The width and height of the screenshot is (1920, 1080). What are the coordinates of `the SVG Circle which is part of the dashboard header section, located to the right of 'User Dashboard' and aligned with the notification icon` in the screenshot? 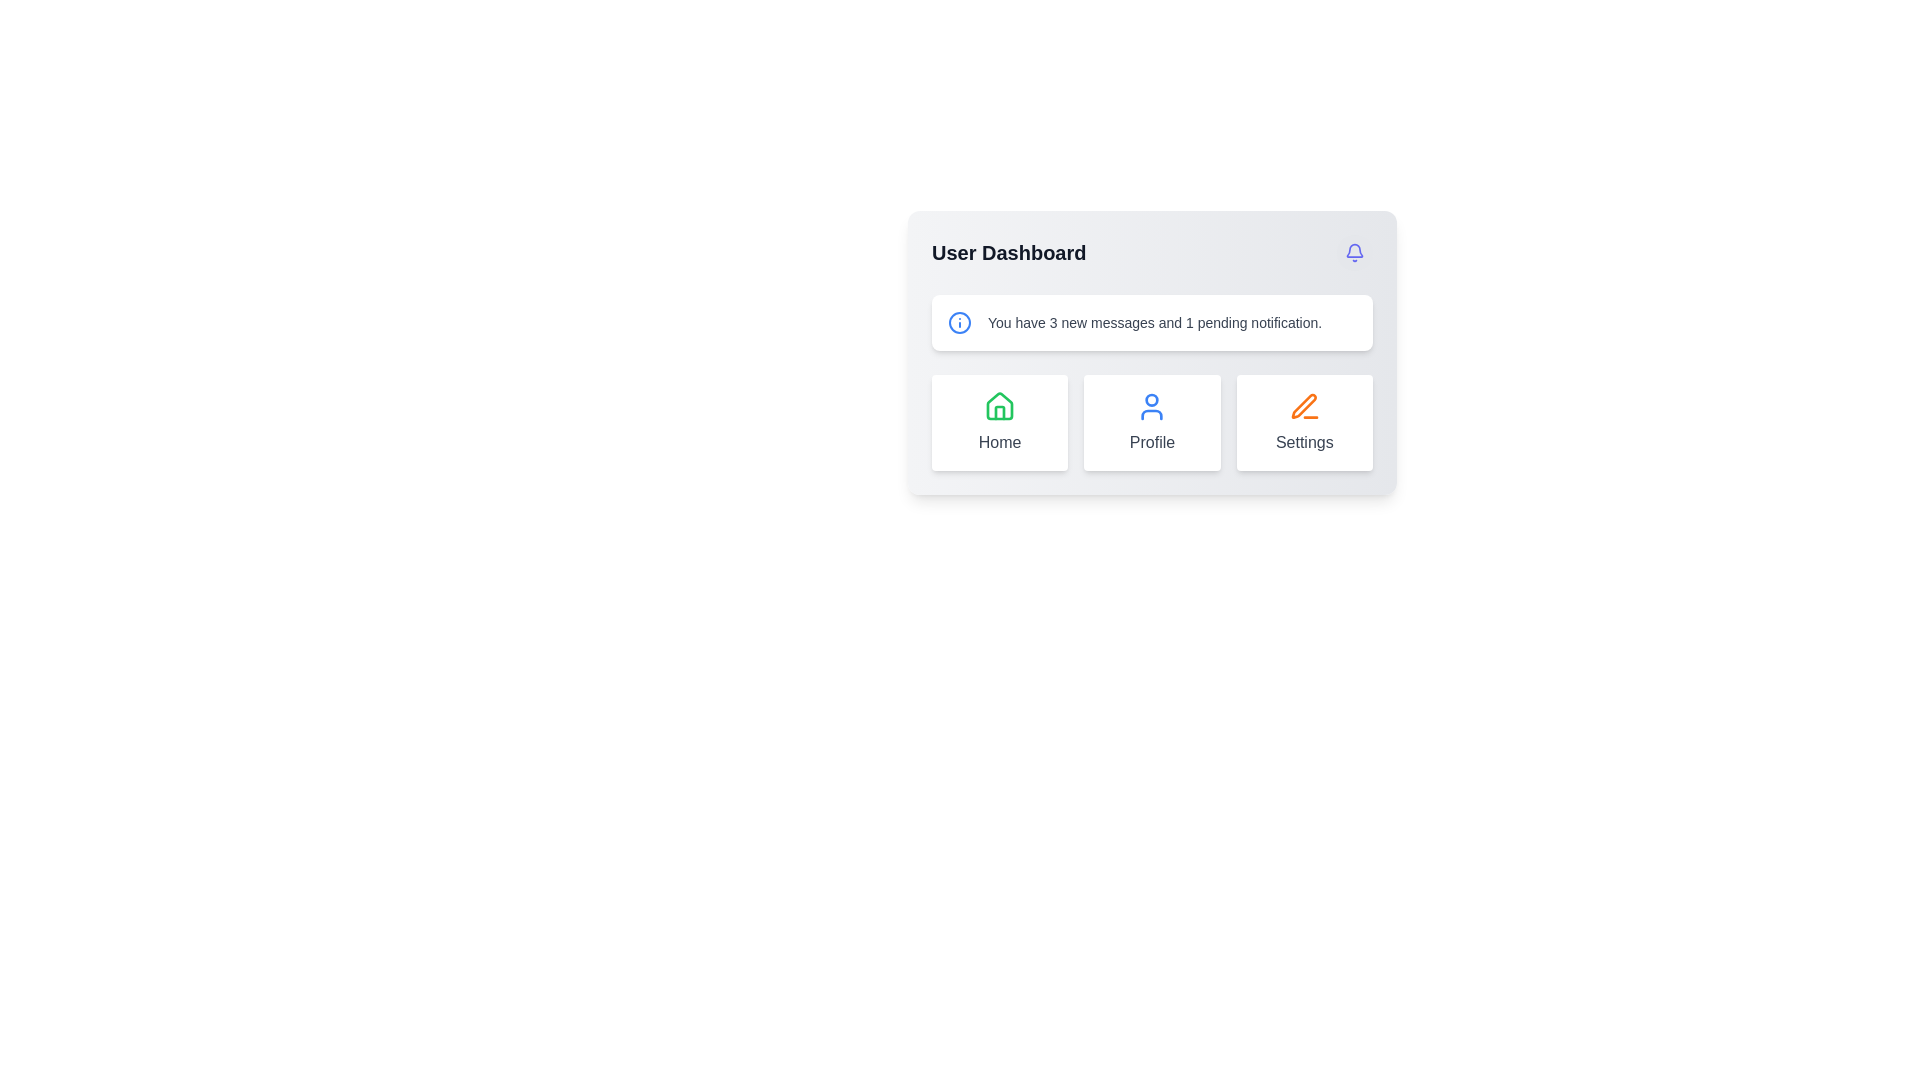 It's located at (960, 322).